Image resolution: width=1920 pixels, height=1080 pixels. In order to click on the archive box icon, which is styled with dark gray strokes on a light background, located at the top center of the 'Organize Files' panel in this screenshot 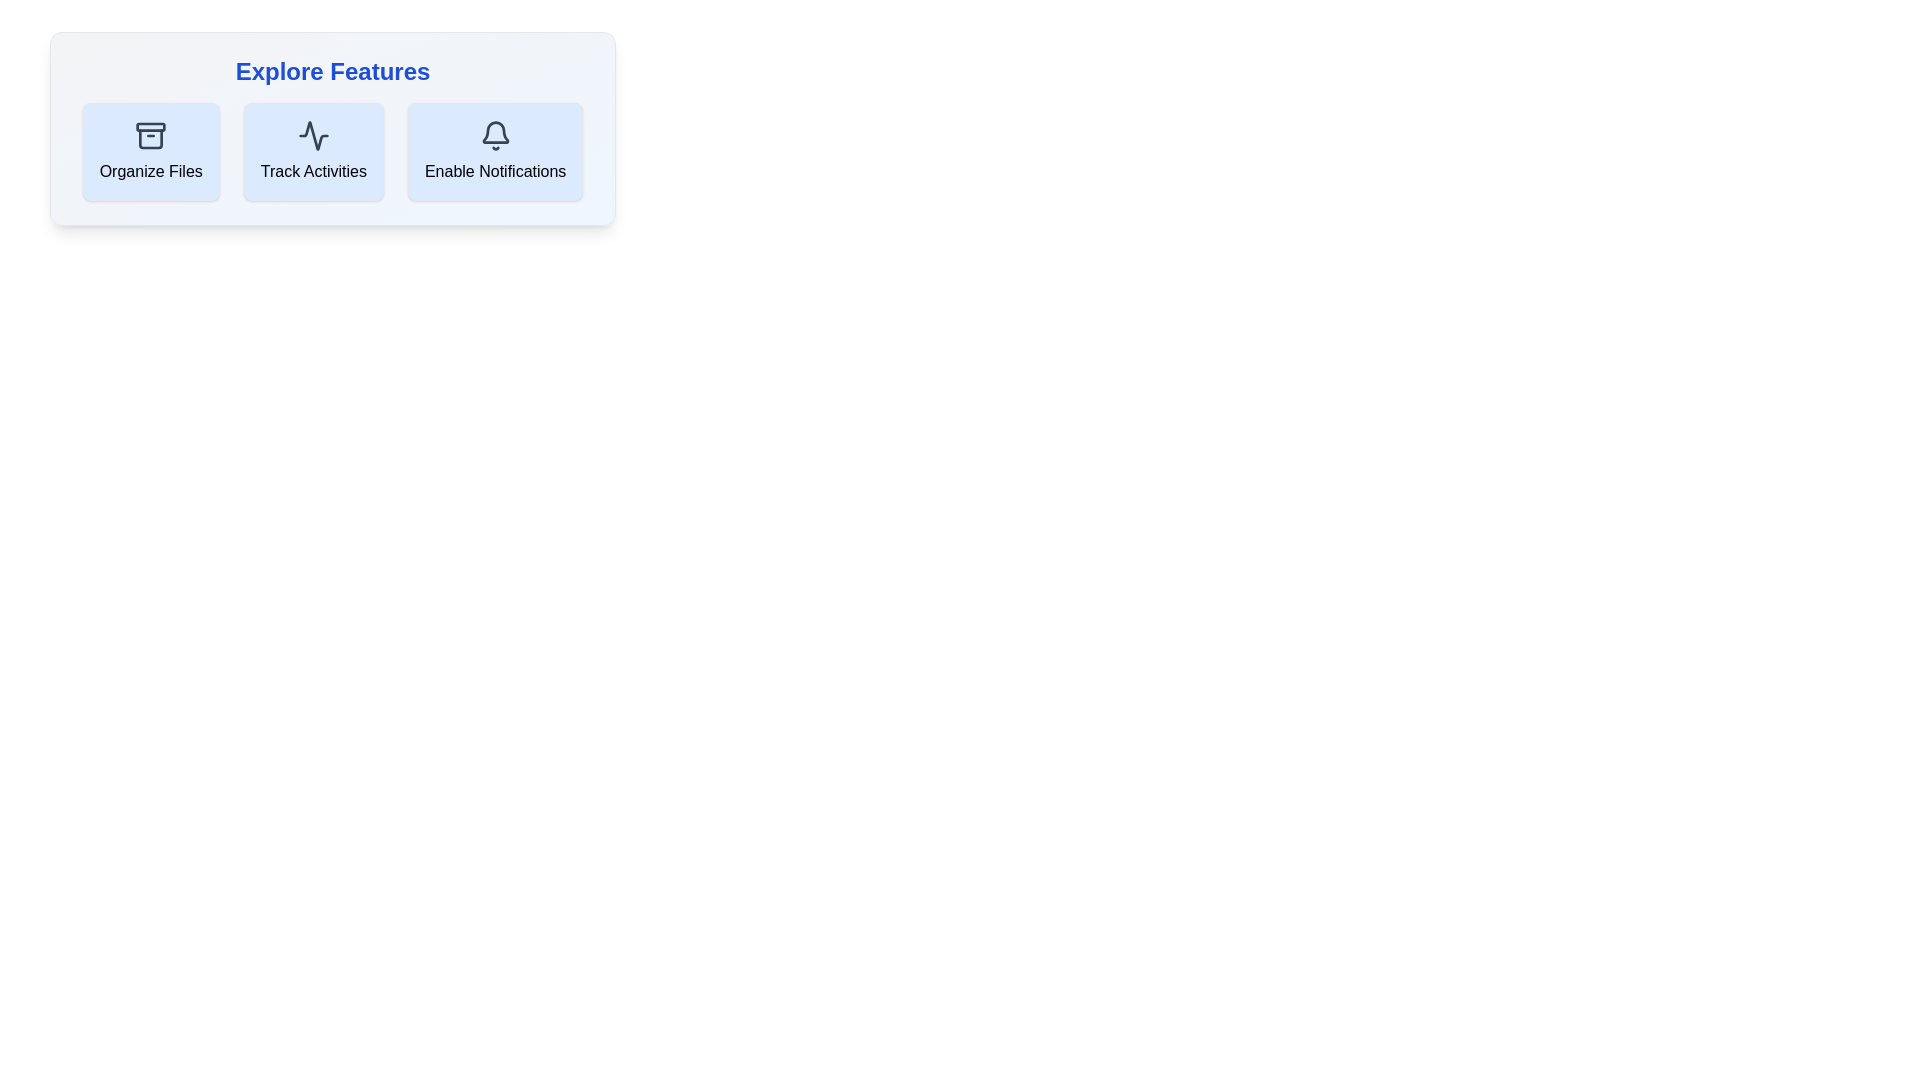, I will do `click(150, 135)`.